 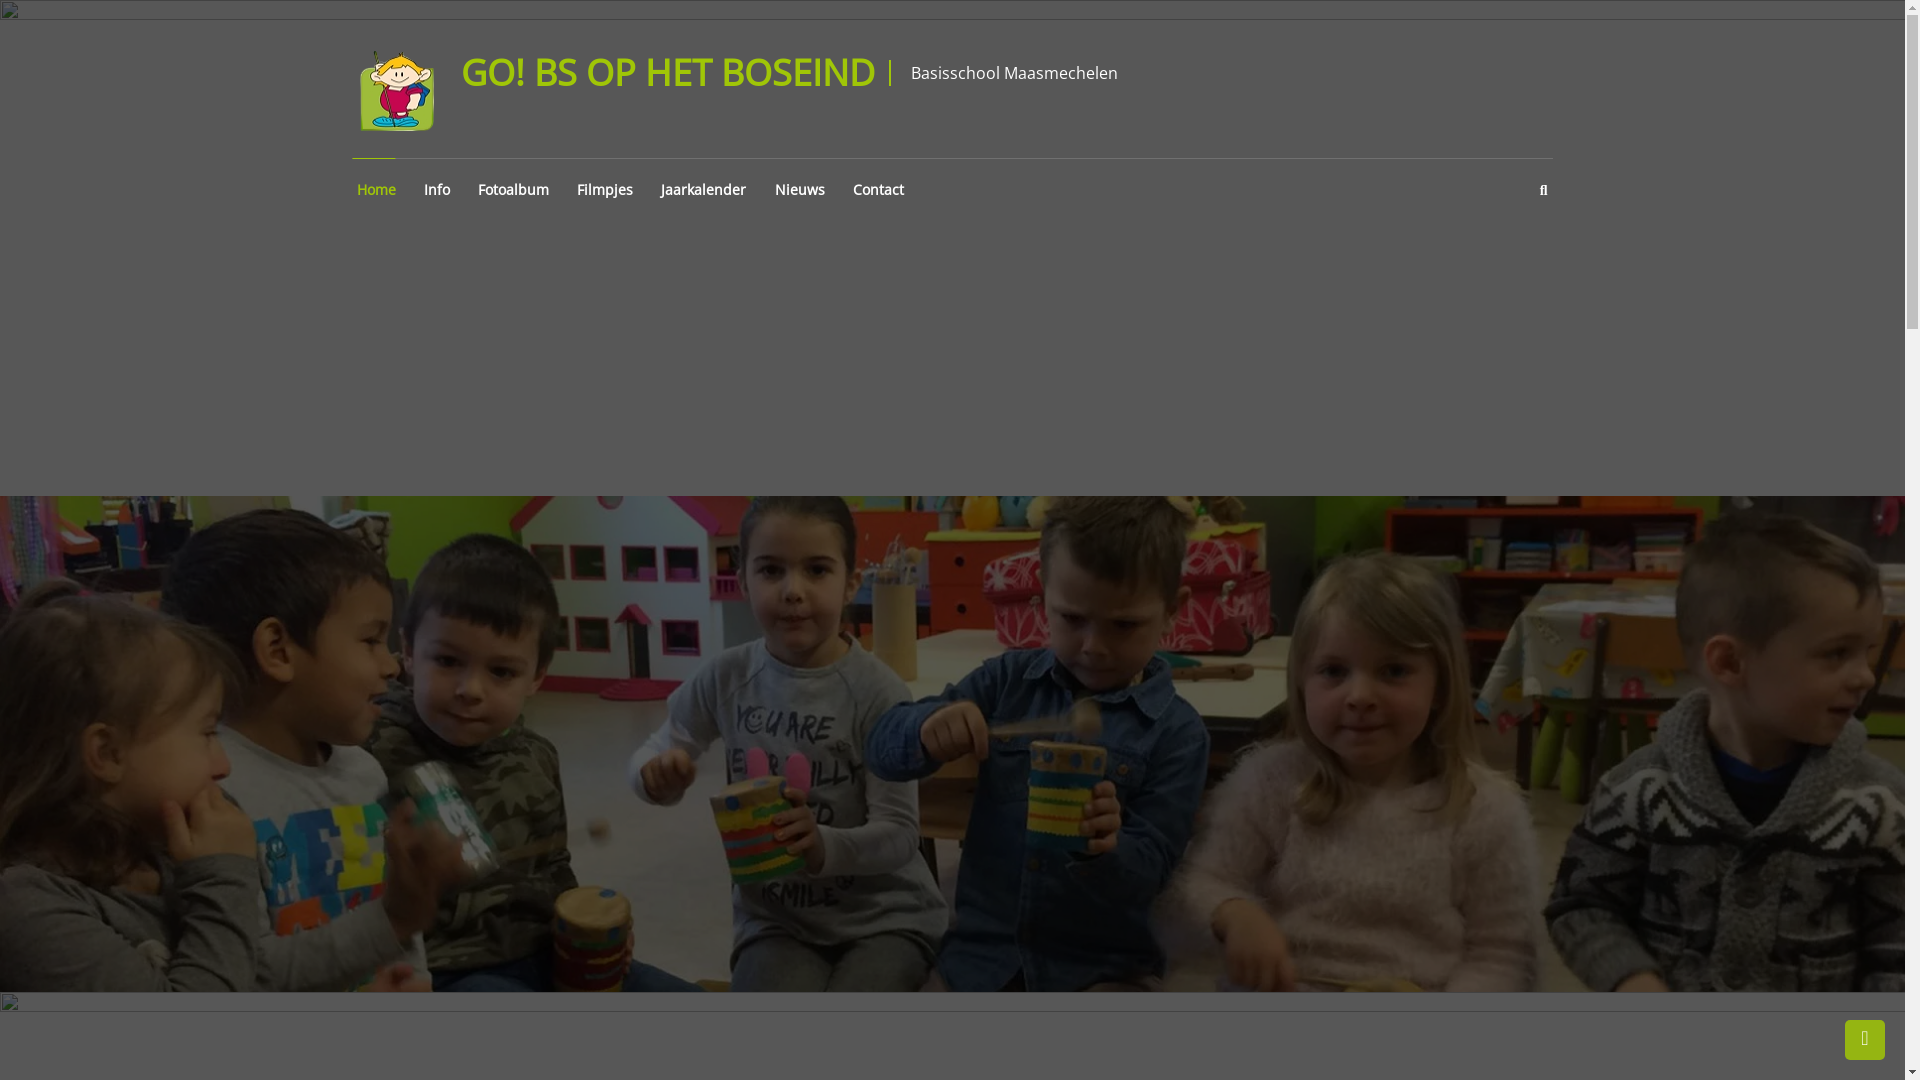 I want to click on 'Info', so click(x=434, y=189).